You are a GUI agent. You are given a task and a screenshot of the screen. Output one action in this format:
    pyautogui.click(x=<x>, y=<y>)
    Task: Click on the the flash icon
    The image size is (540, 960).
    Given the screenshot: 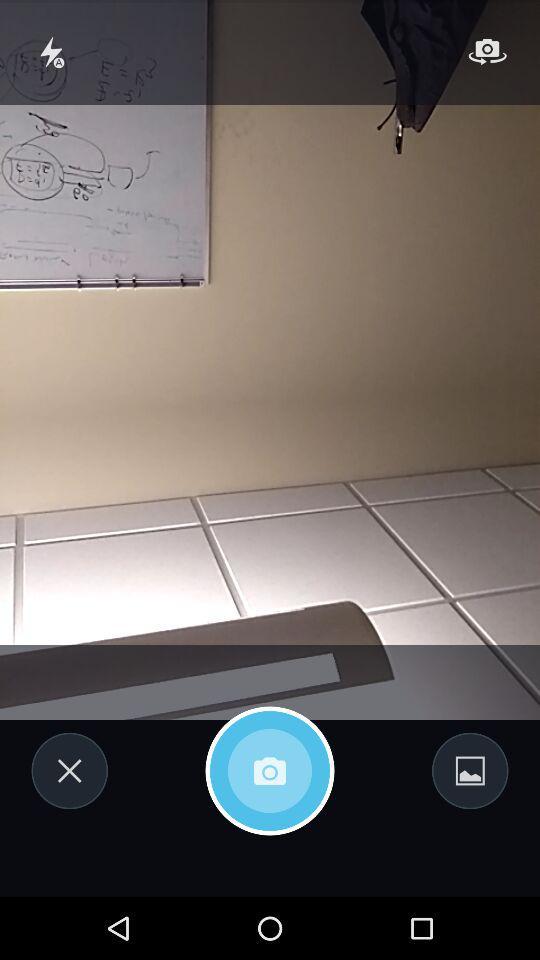 What is the action you would take?
    pyautogui.click(x=52, y=55)
    